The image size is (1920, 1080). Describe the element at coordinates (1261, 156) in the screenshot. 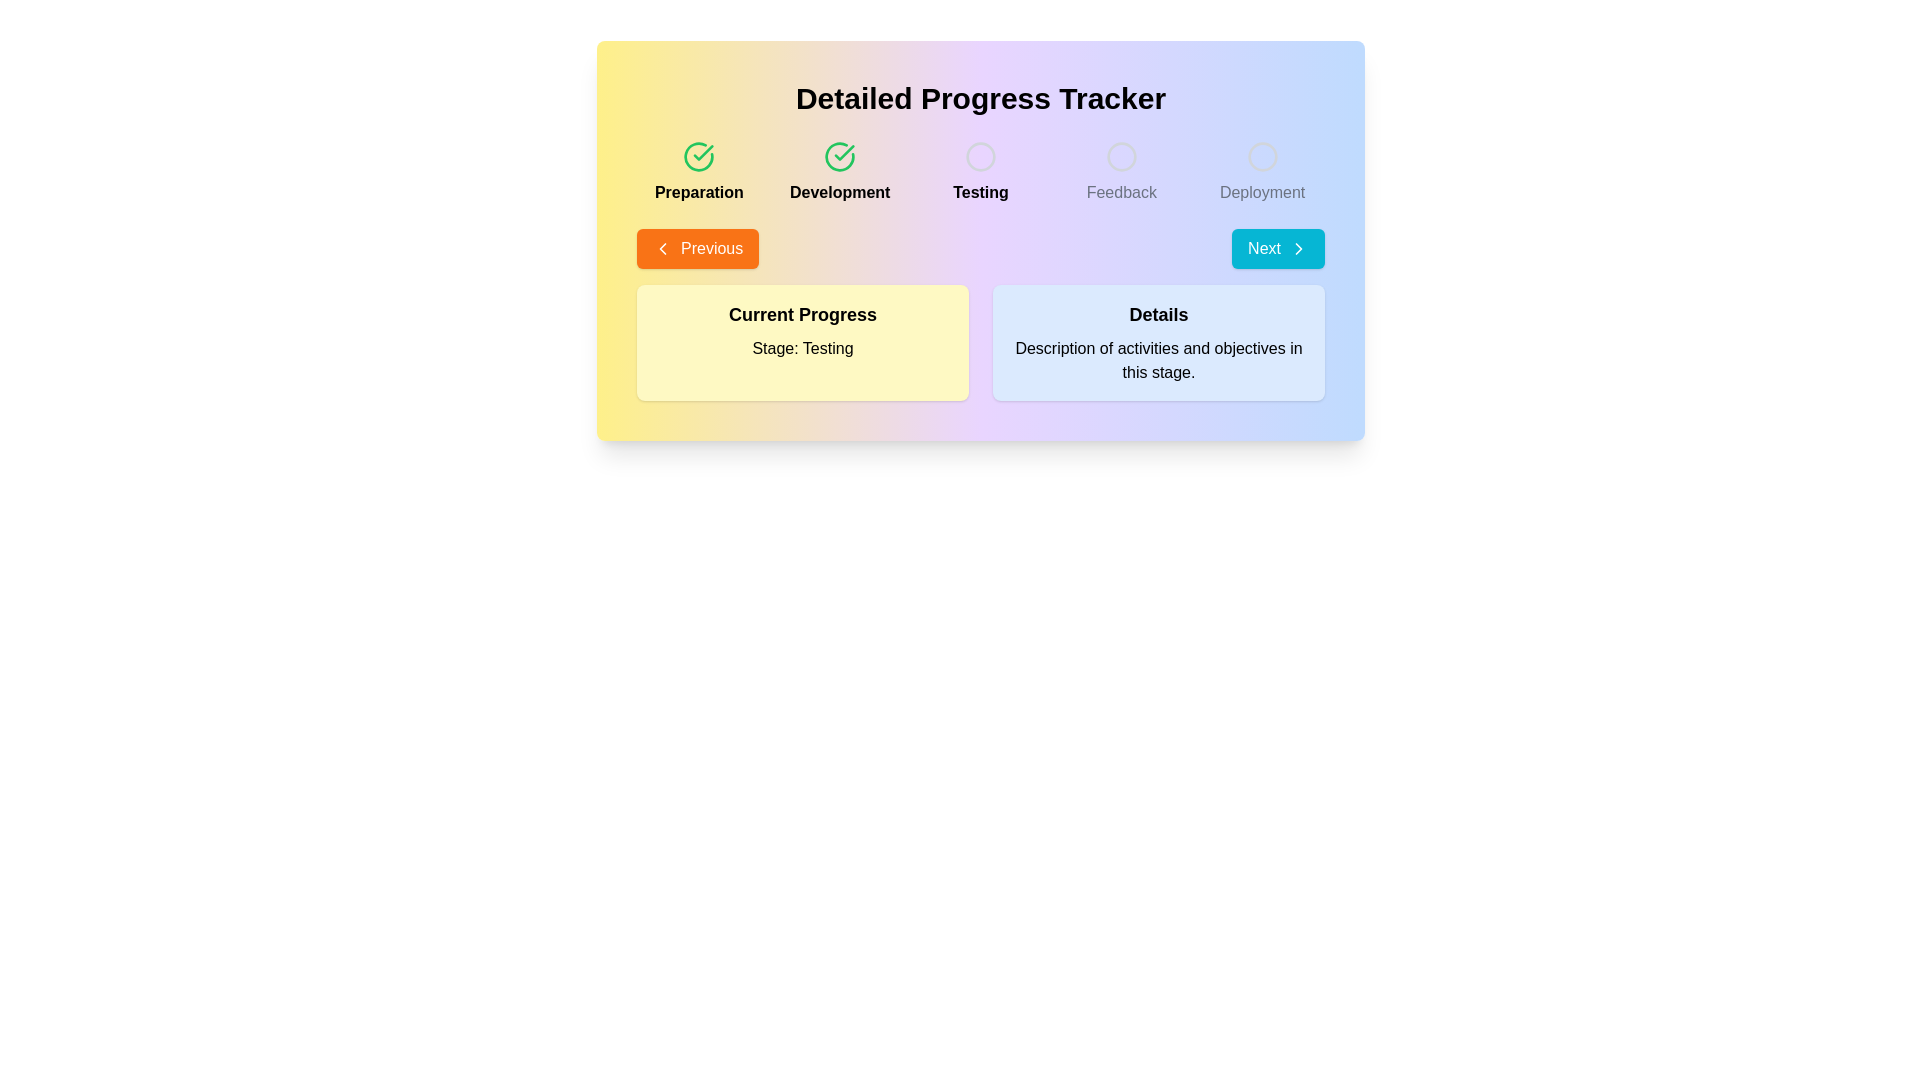

I see `the SVG circle element within the 'Deployment' section, which is a circular shape with a radius of 10 units` at that location.